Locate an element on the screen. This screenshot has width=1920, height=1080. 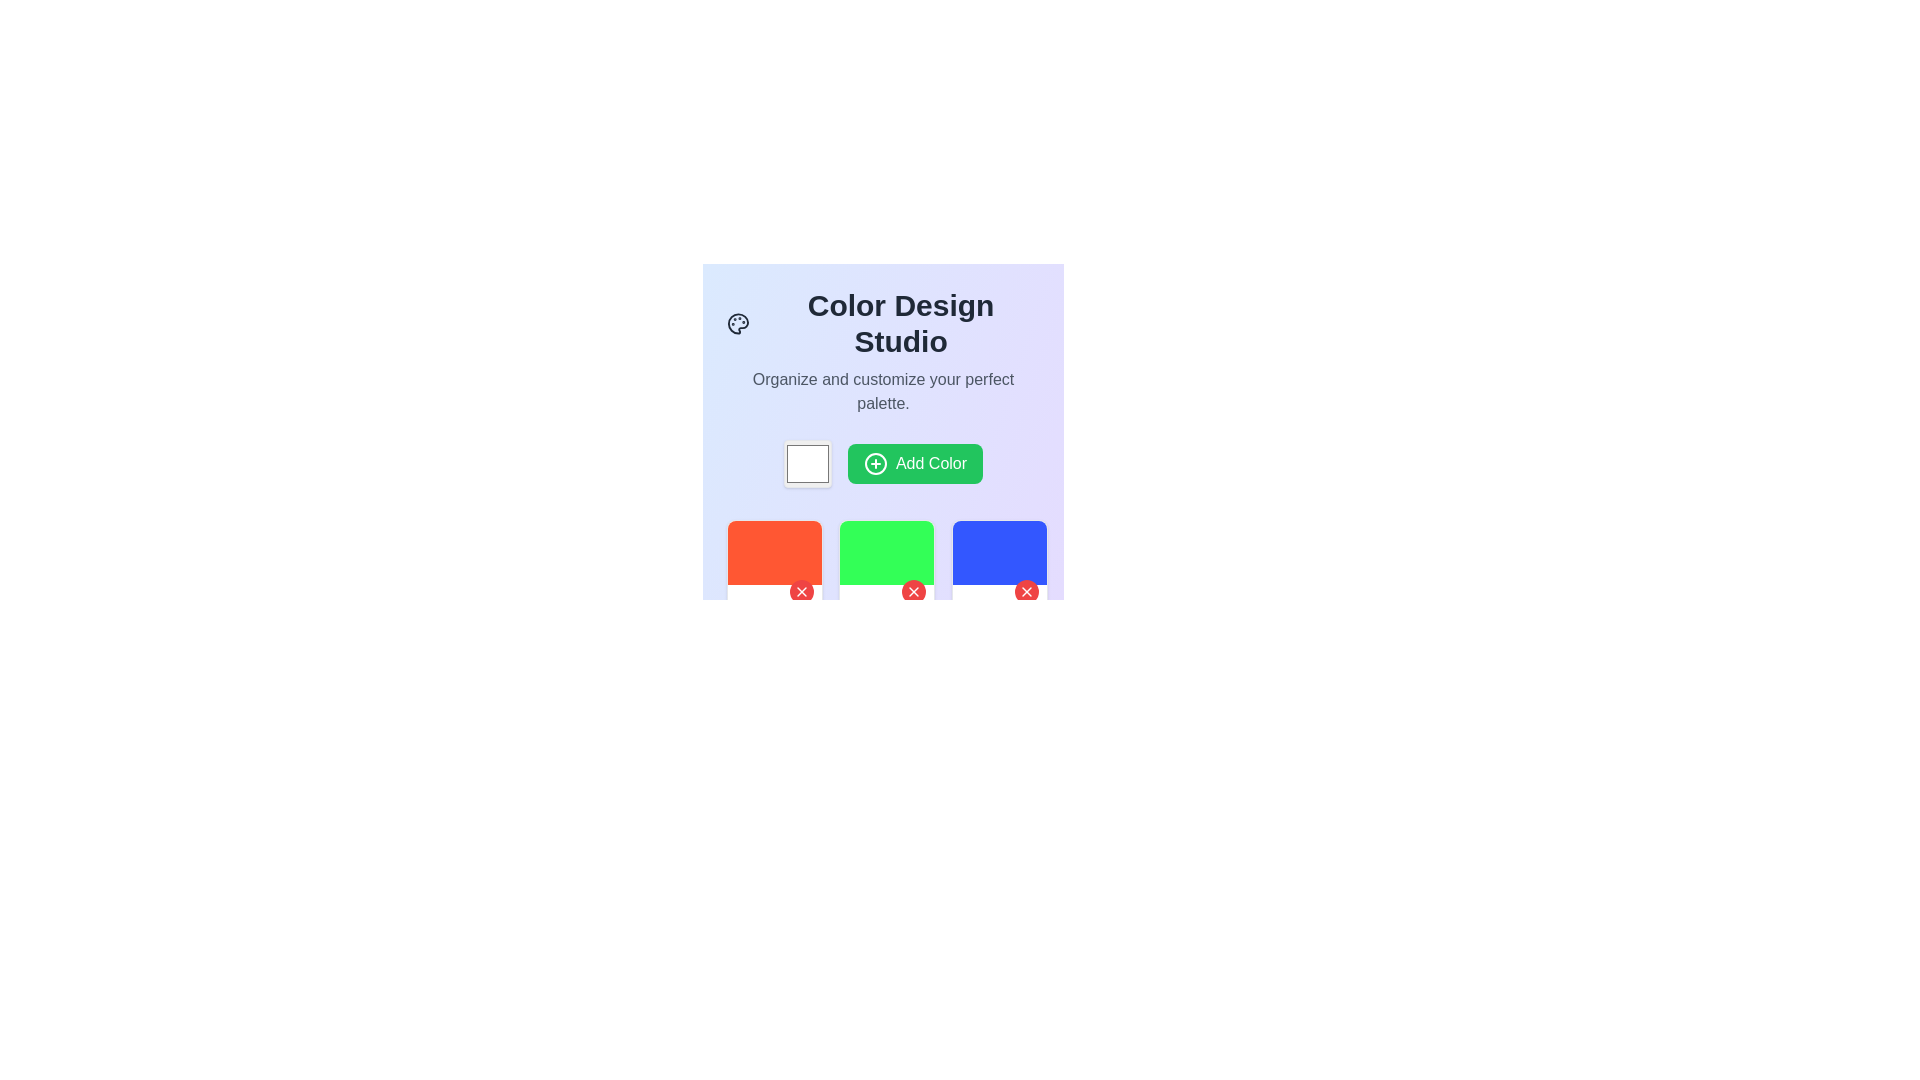
the Text Label that provides descriptive context for the 'Color Design Studio' section, positioned beneath the title and palette icon is located at coordinates (882, 392).